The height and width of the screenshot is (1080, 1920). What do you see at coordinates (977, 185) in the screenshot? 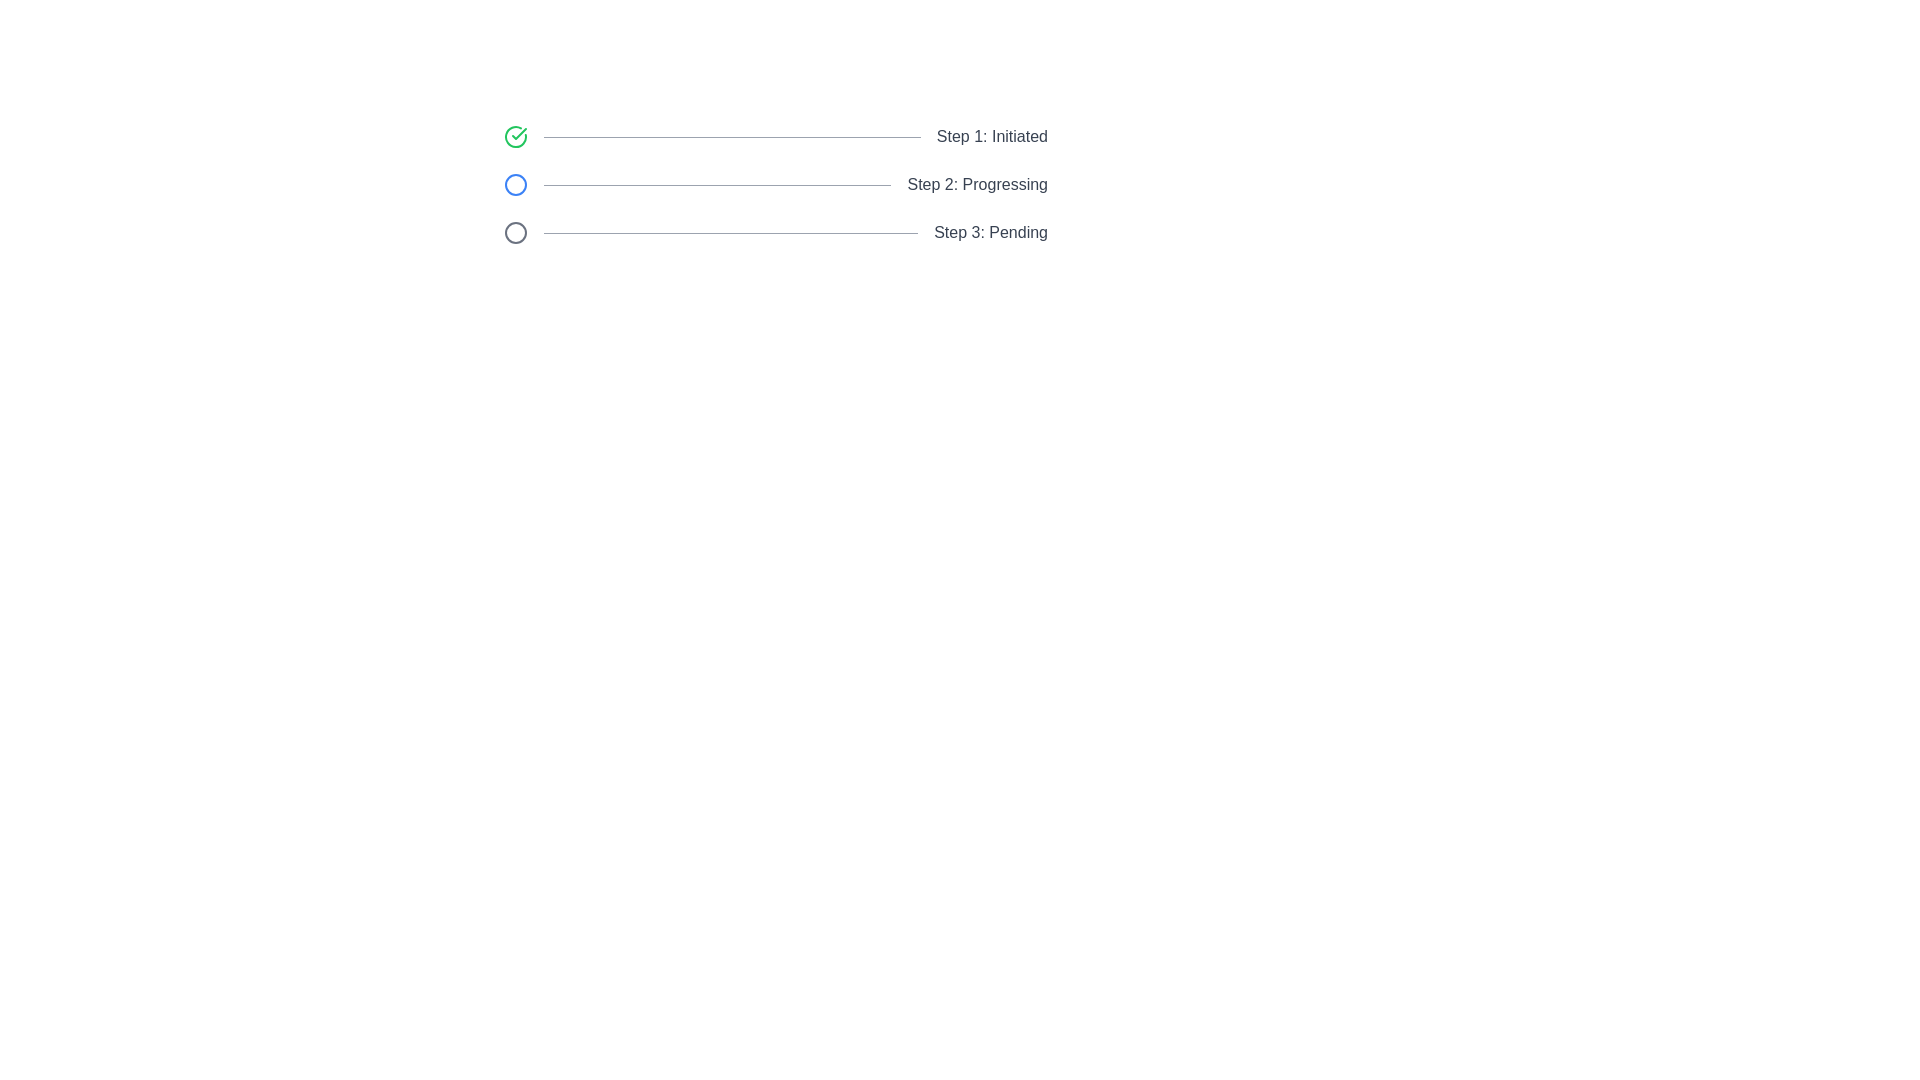
I see `the text label indicating the progression state of the second step, labeled 'Step 2: Progressing'` at bounding box center [977, 185].